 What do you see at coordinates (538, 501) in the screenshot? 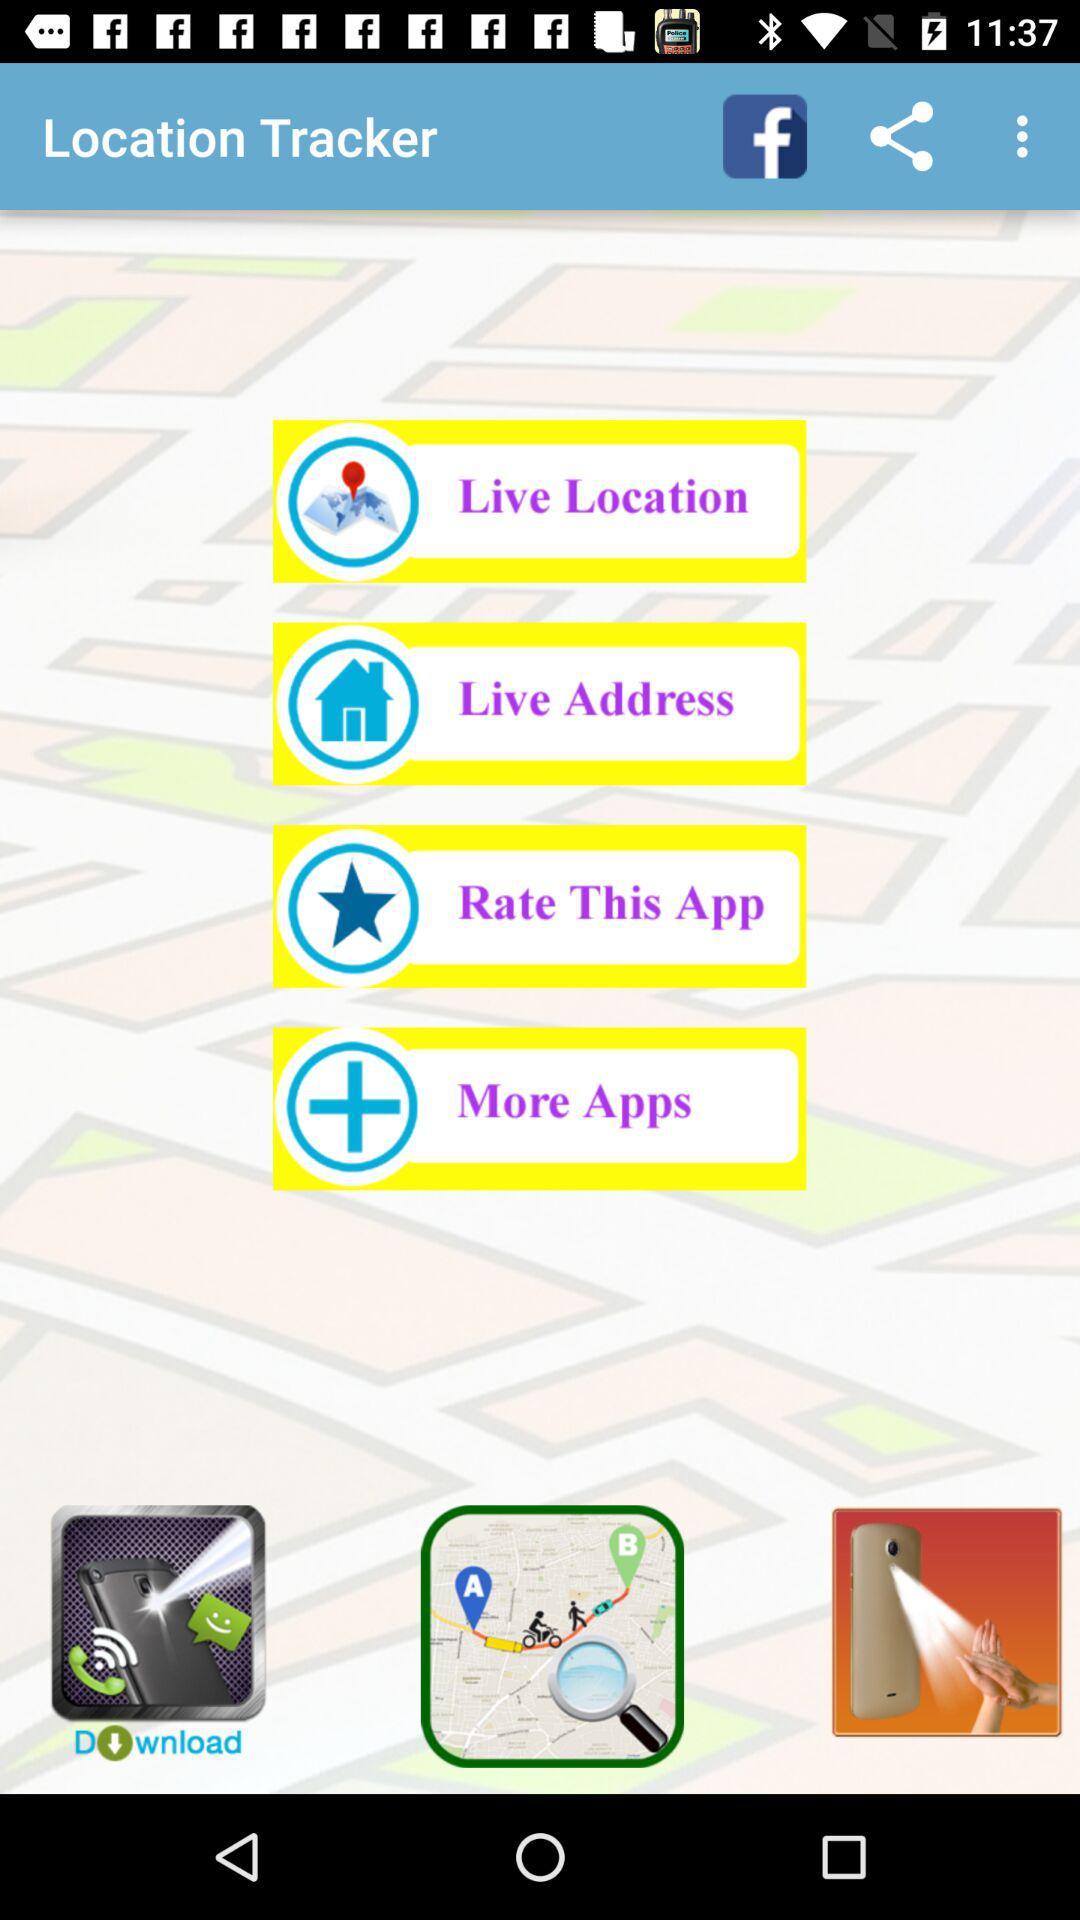
I see `see live locations` at bounding box center [538, 501].